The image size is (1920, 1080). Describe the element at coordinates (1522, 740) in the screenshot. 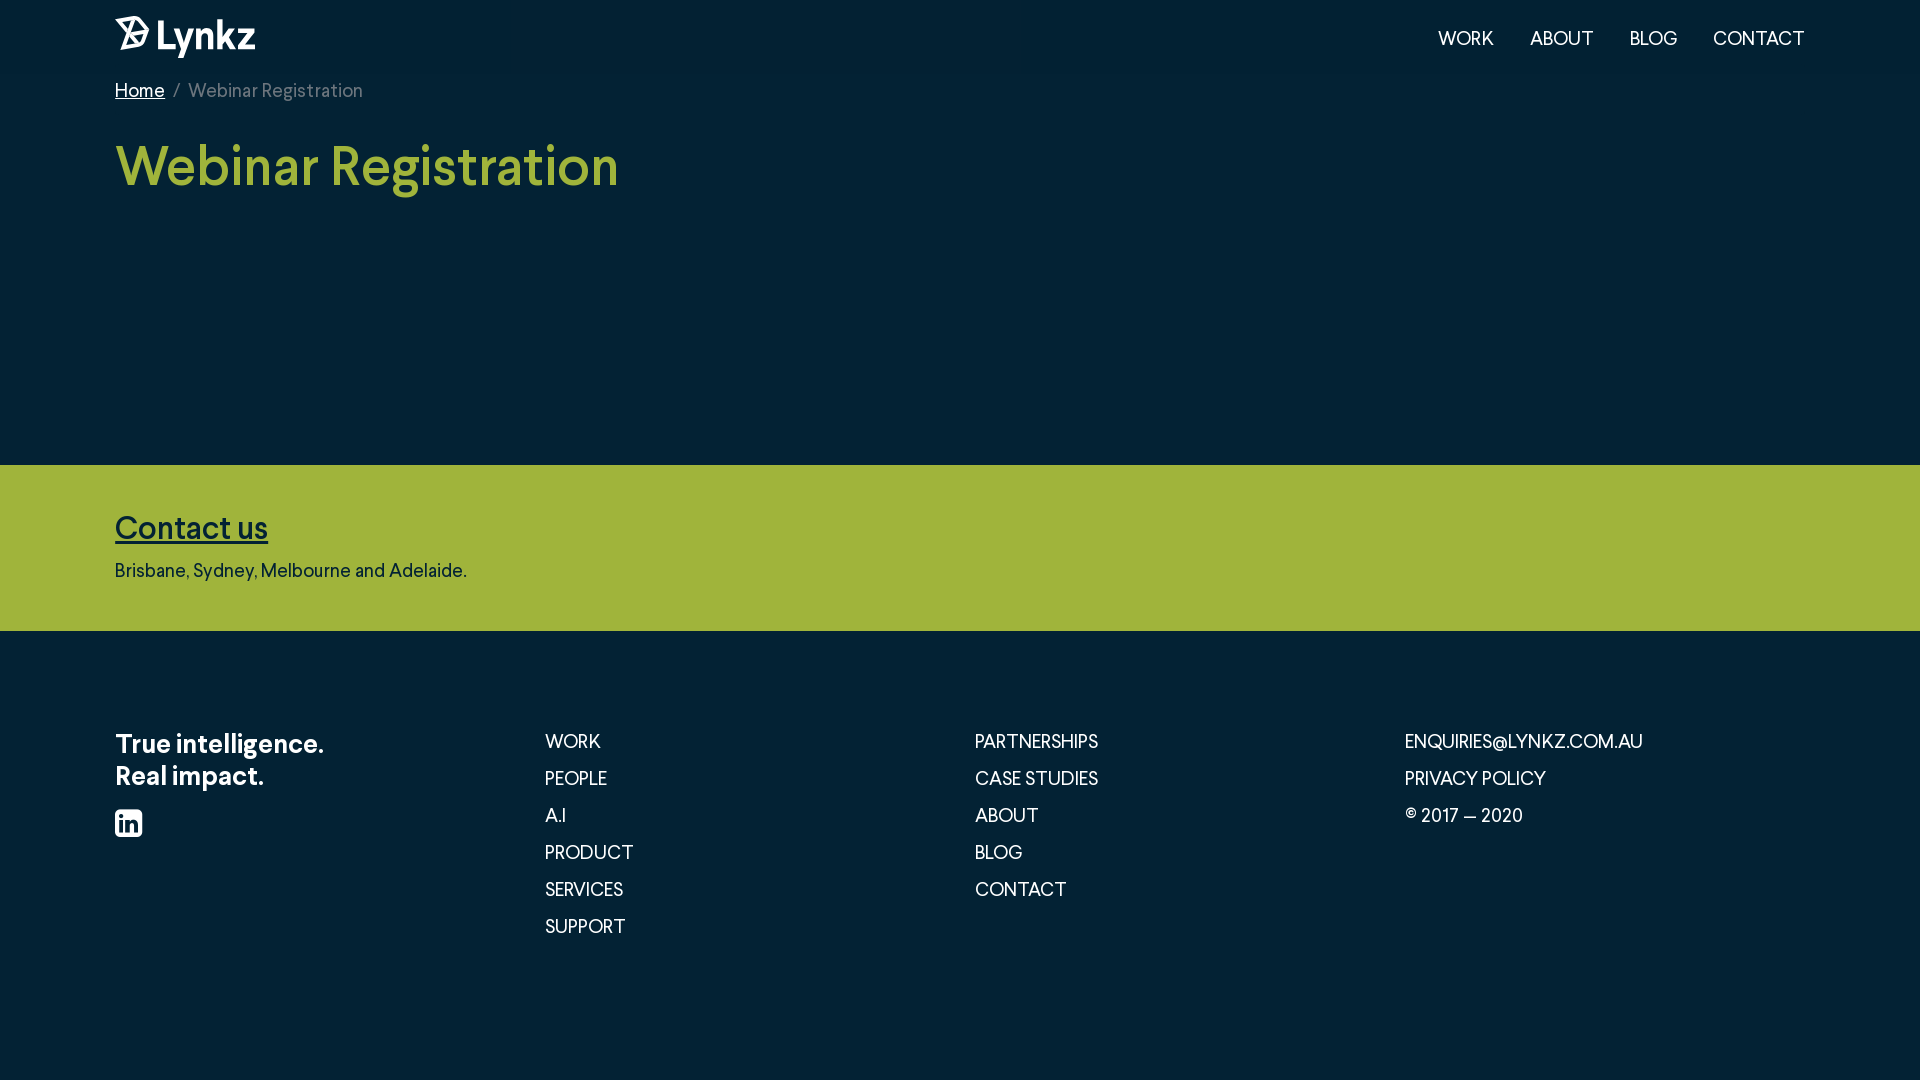

I see `'ENQUIRIES@LYNKZ.COM.AU'` at that location.